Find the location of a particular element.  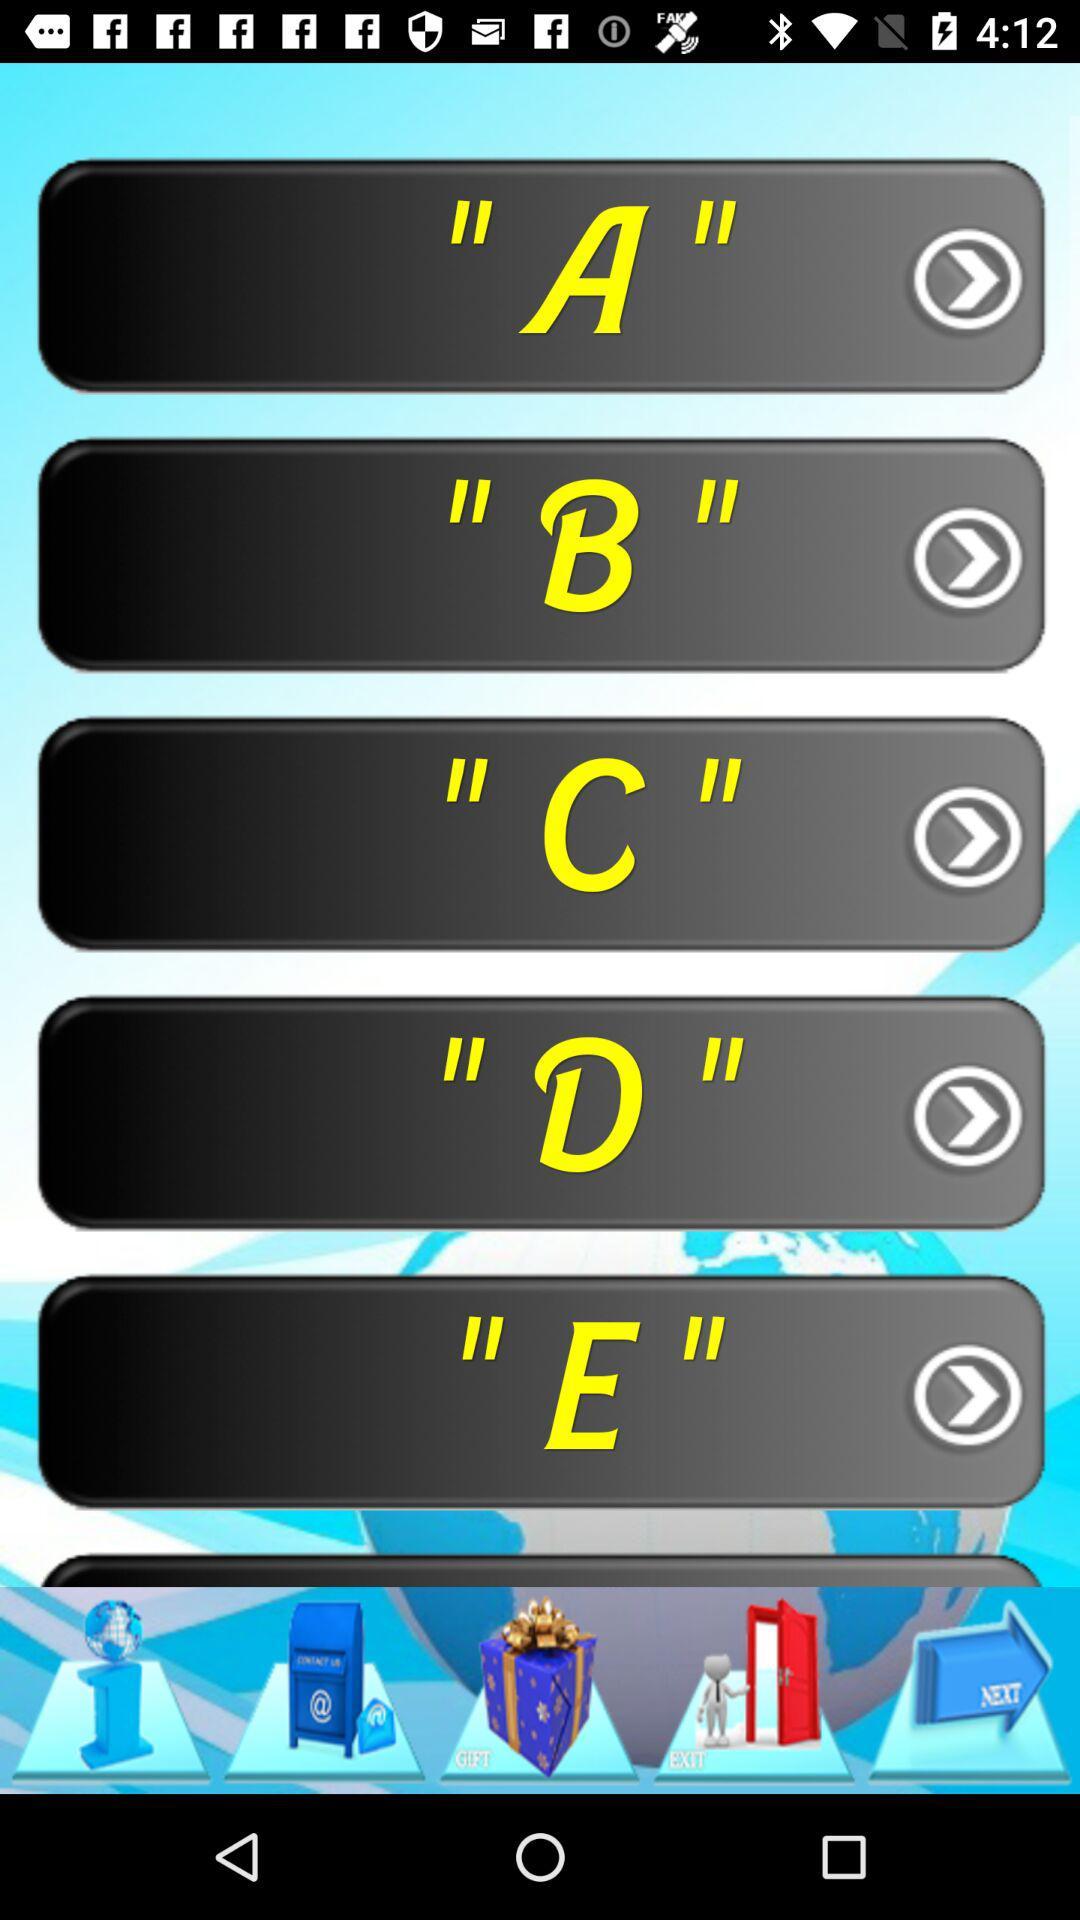

item below the   " f " is located at coordinates (754, 1689).